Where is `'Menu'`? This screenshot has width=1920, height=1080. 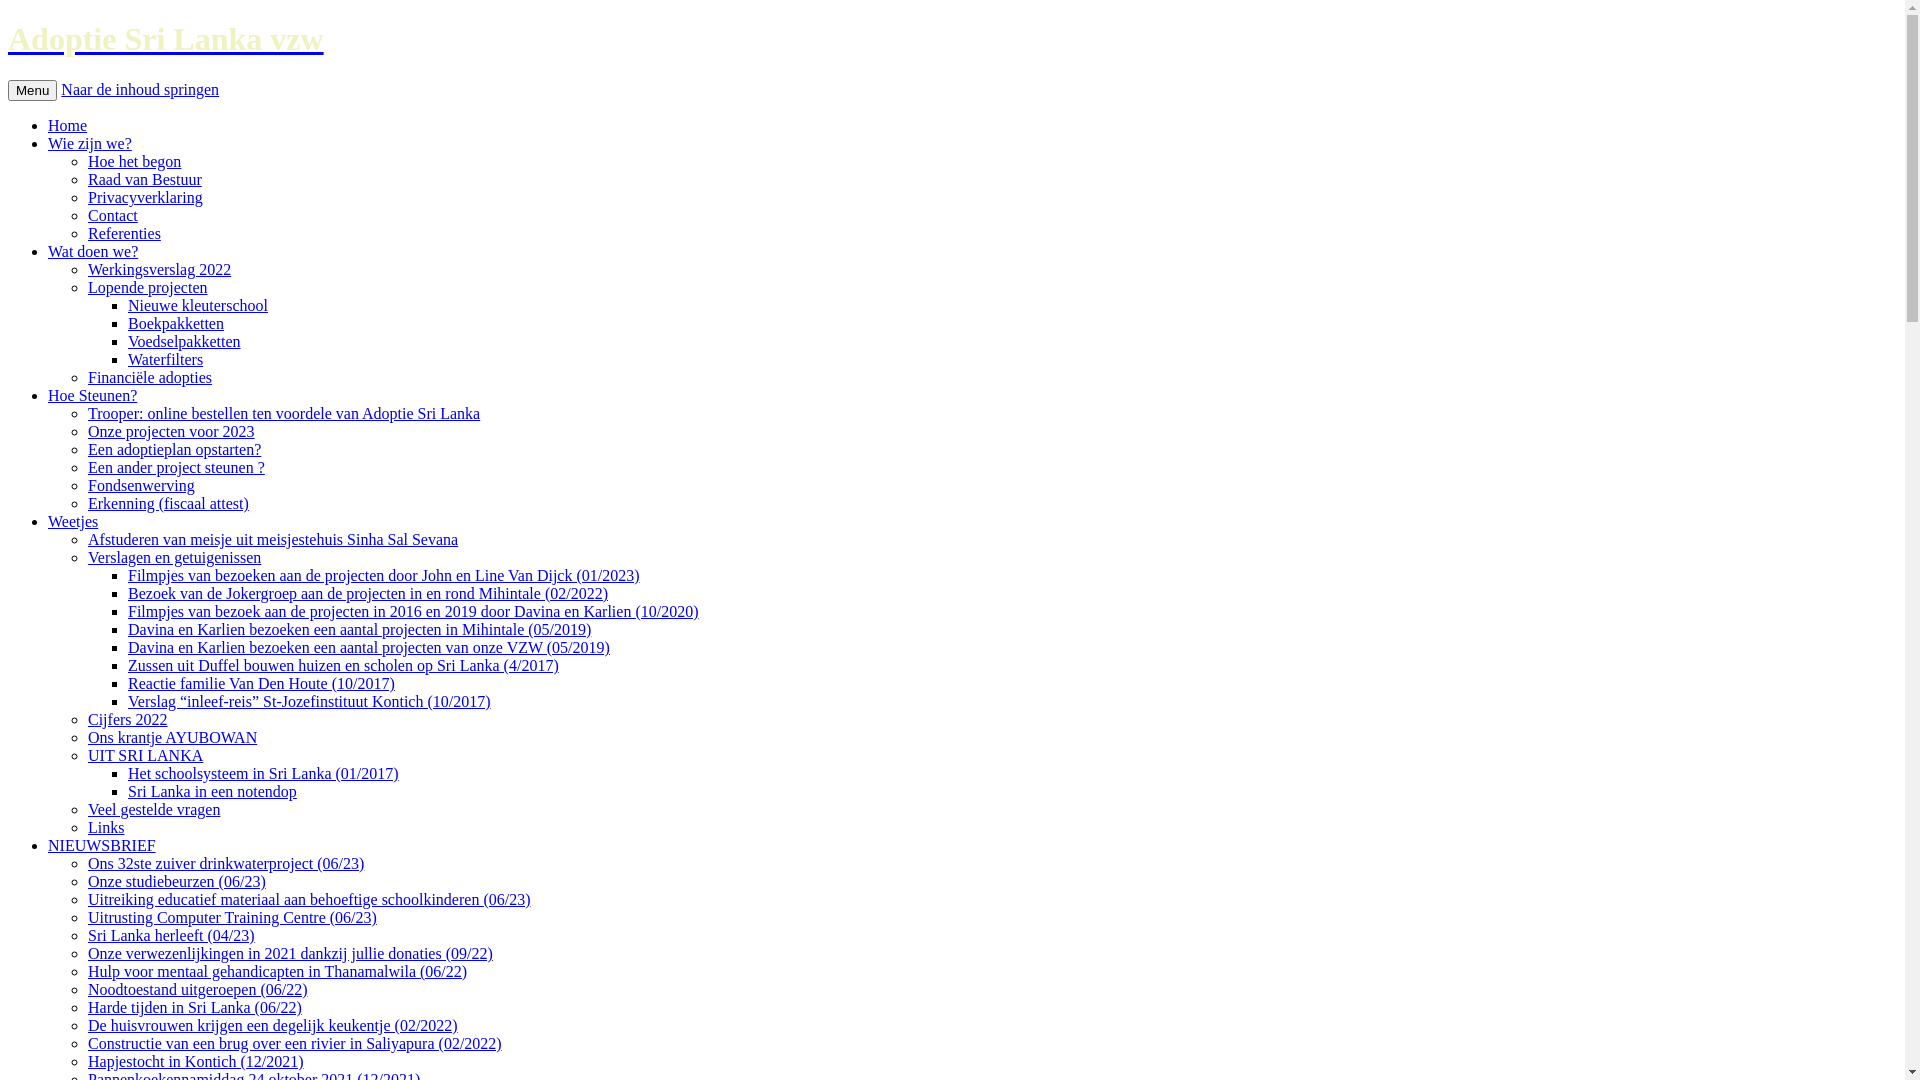
'Menu' is located at coordinates (8, 90).